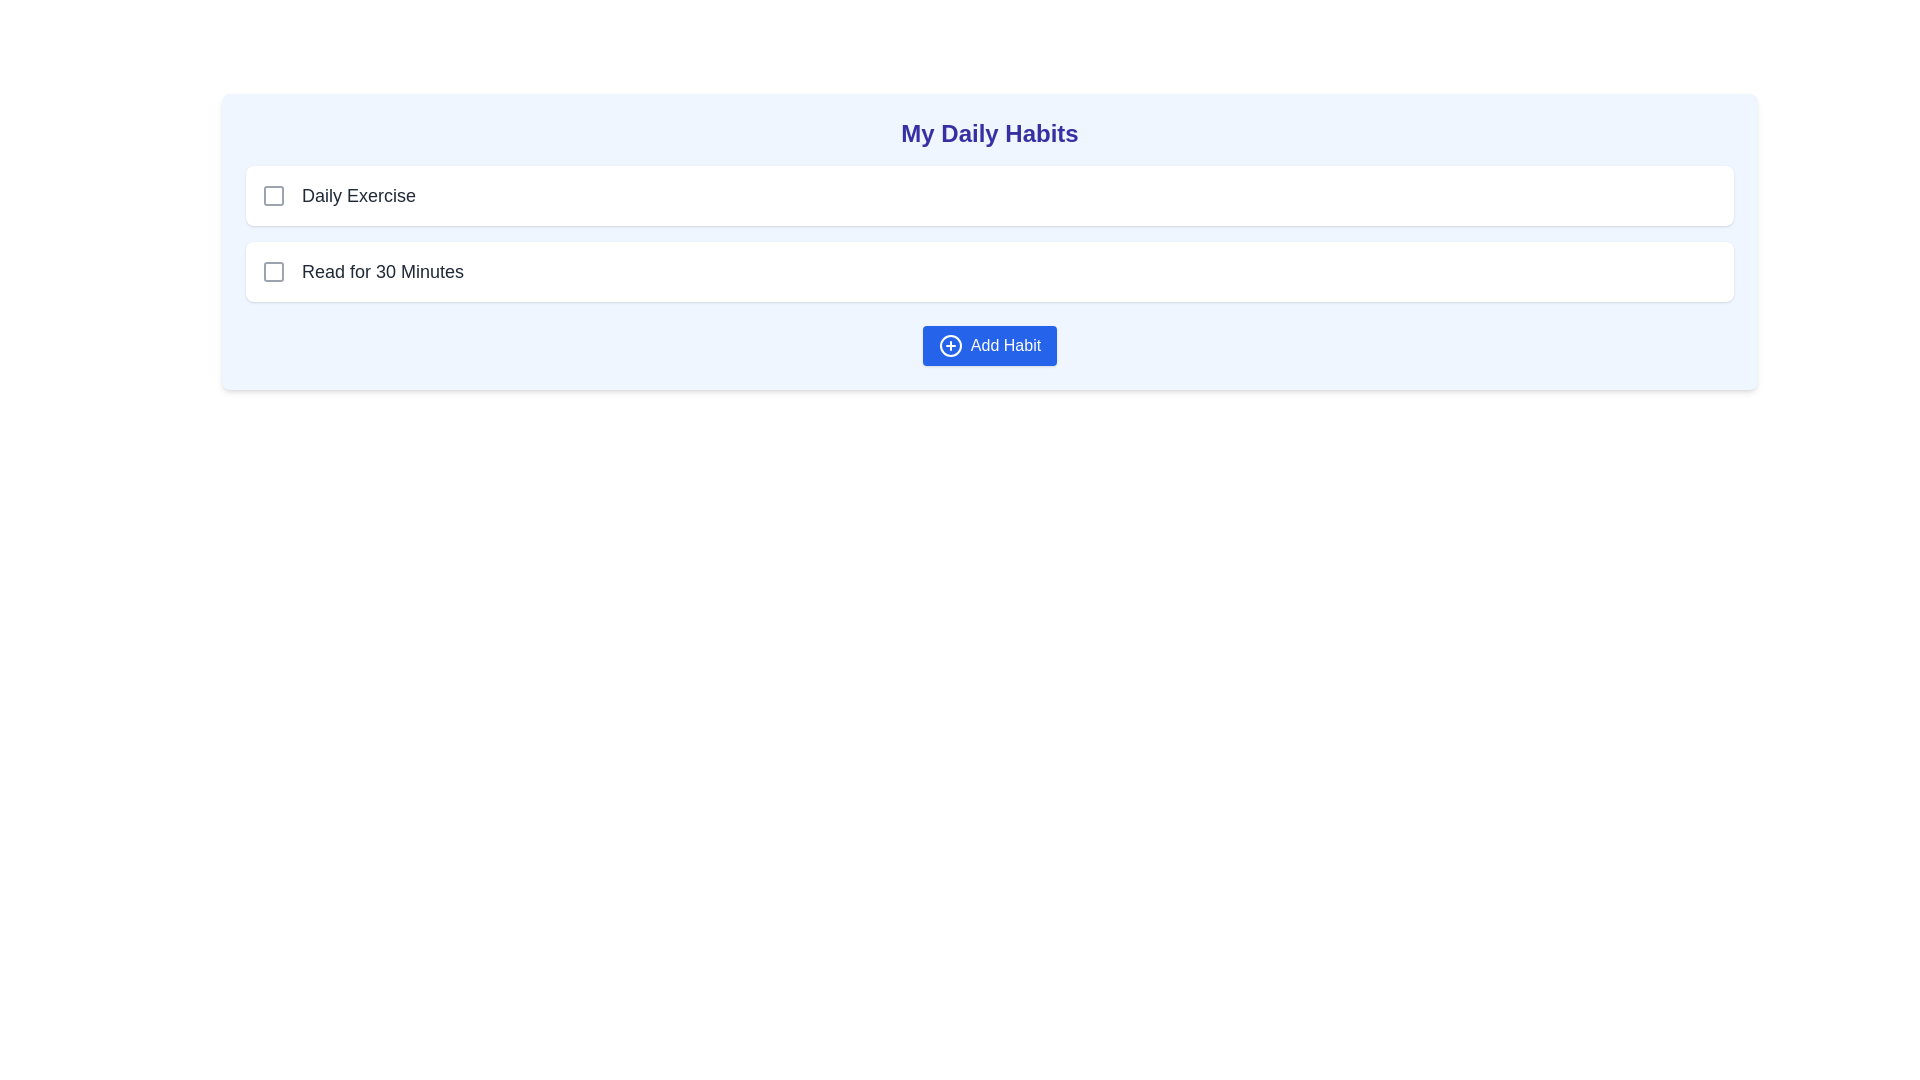 The height and width of the screenshot is (1080, 1920). Describe the element at coordinates (272, 272) in the screenshot. I see `the checkbox styled with a thin border, light gray color, and rounded corners` at that location.